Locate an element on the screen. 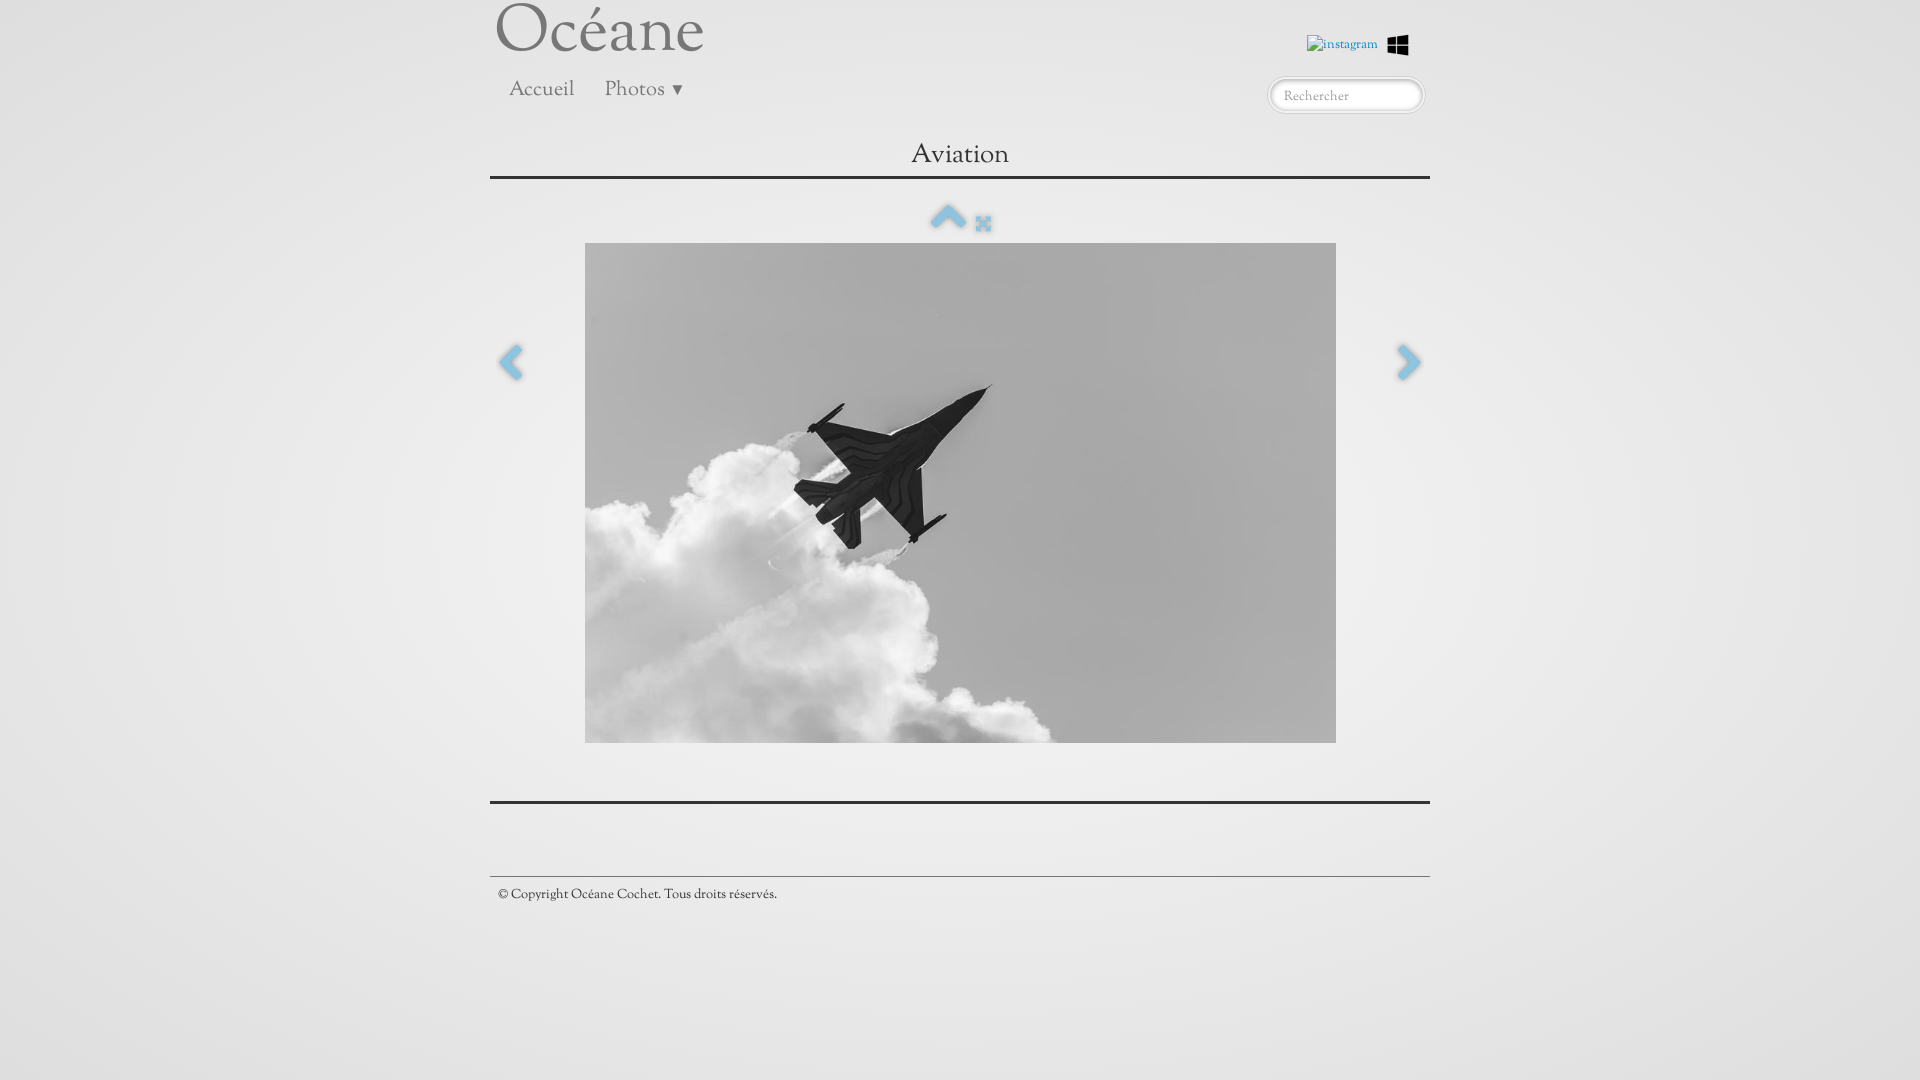 Image resolution: width=1920 pixels, height=1080 pixels. 'Accueil' is located at coordinates (542, 91).